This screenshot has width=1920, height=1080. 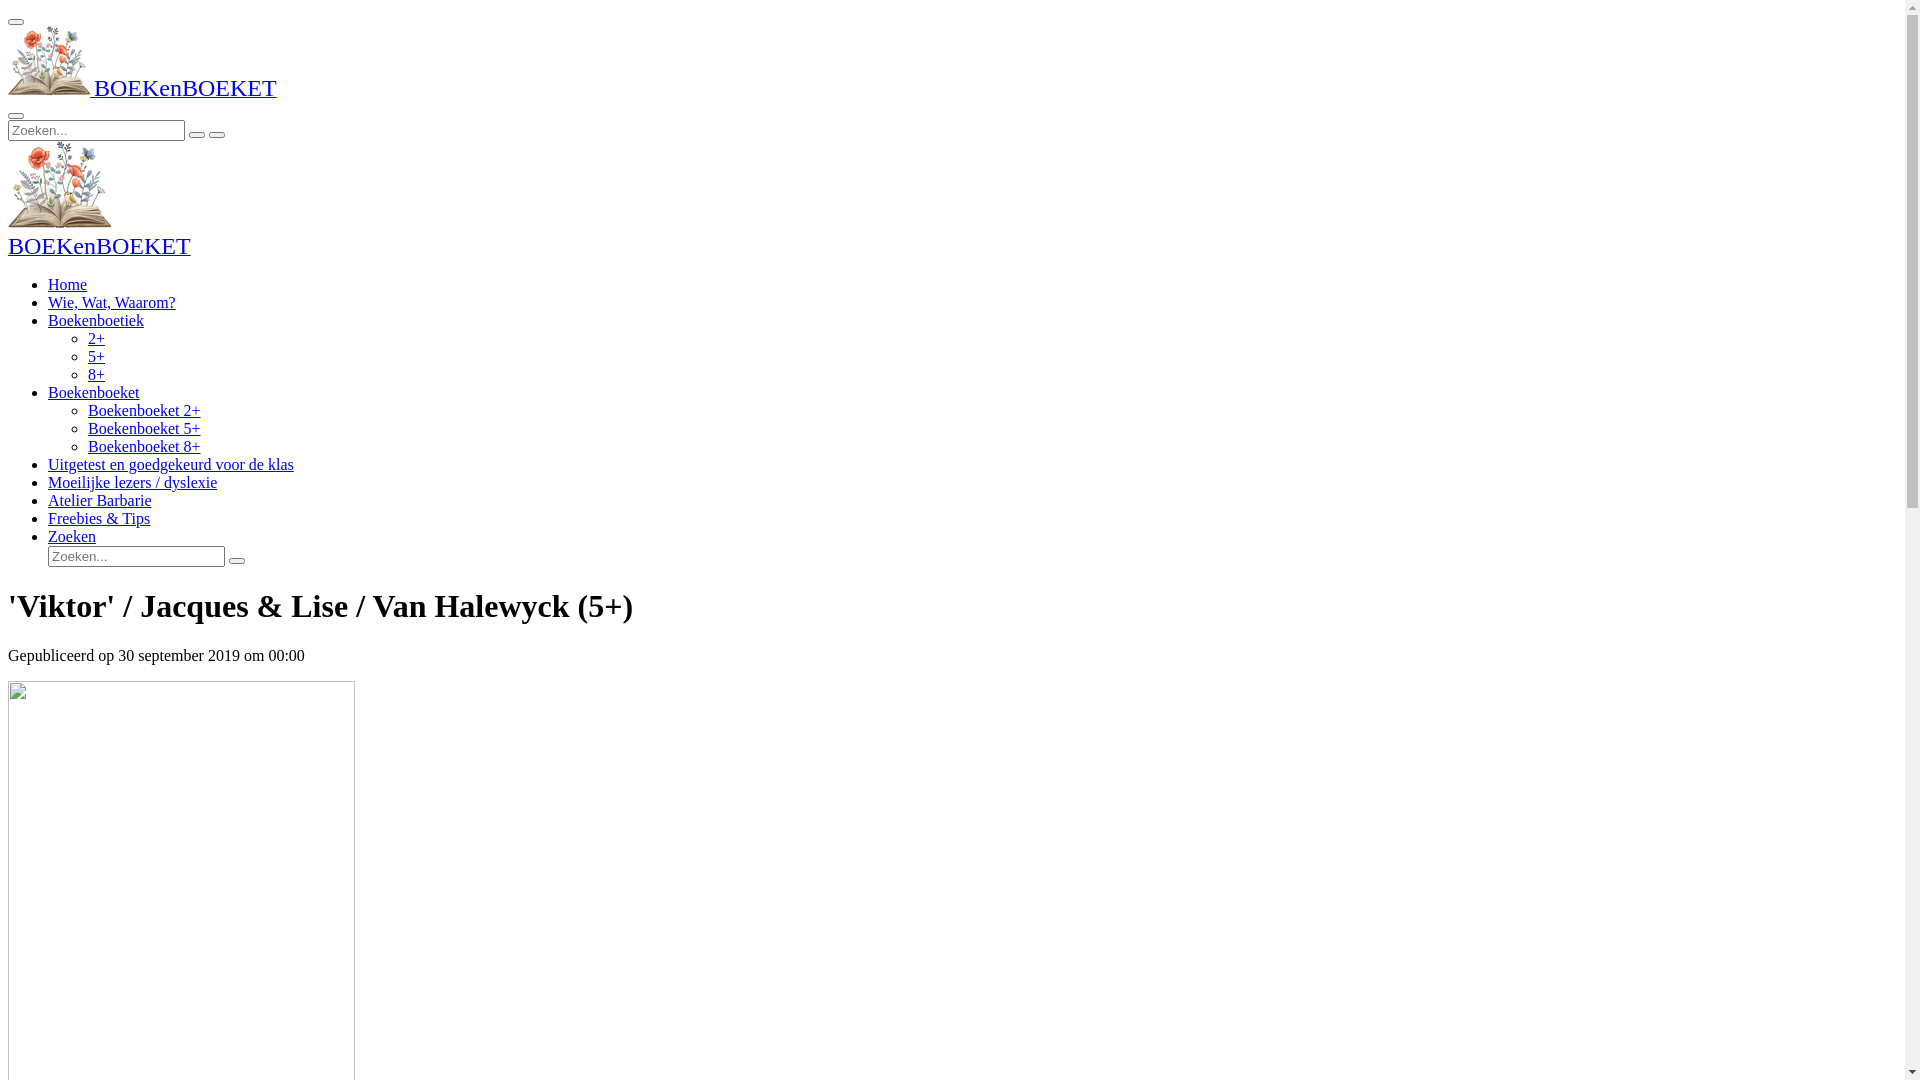 I want to click on 'Boekenboeket 5+', so click(x=143, y=427).